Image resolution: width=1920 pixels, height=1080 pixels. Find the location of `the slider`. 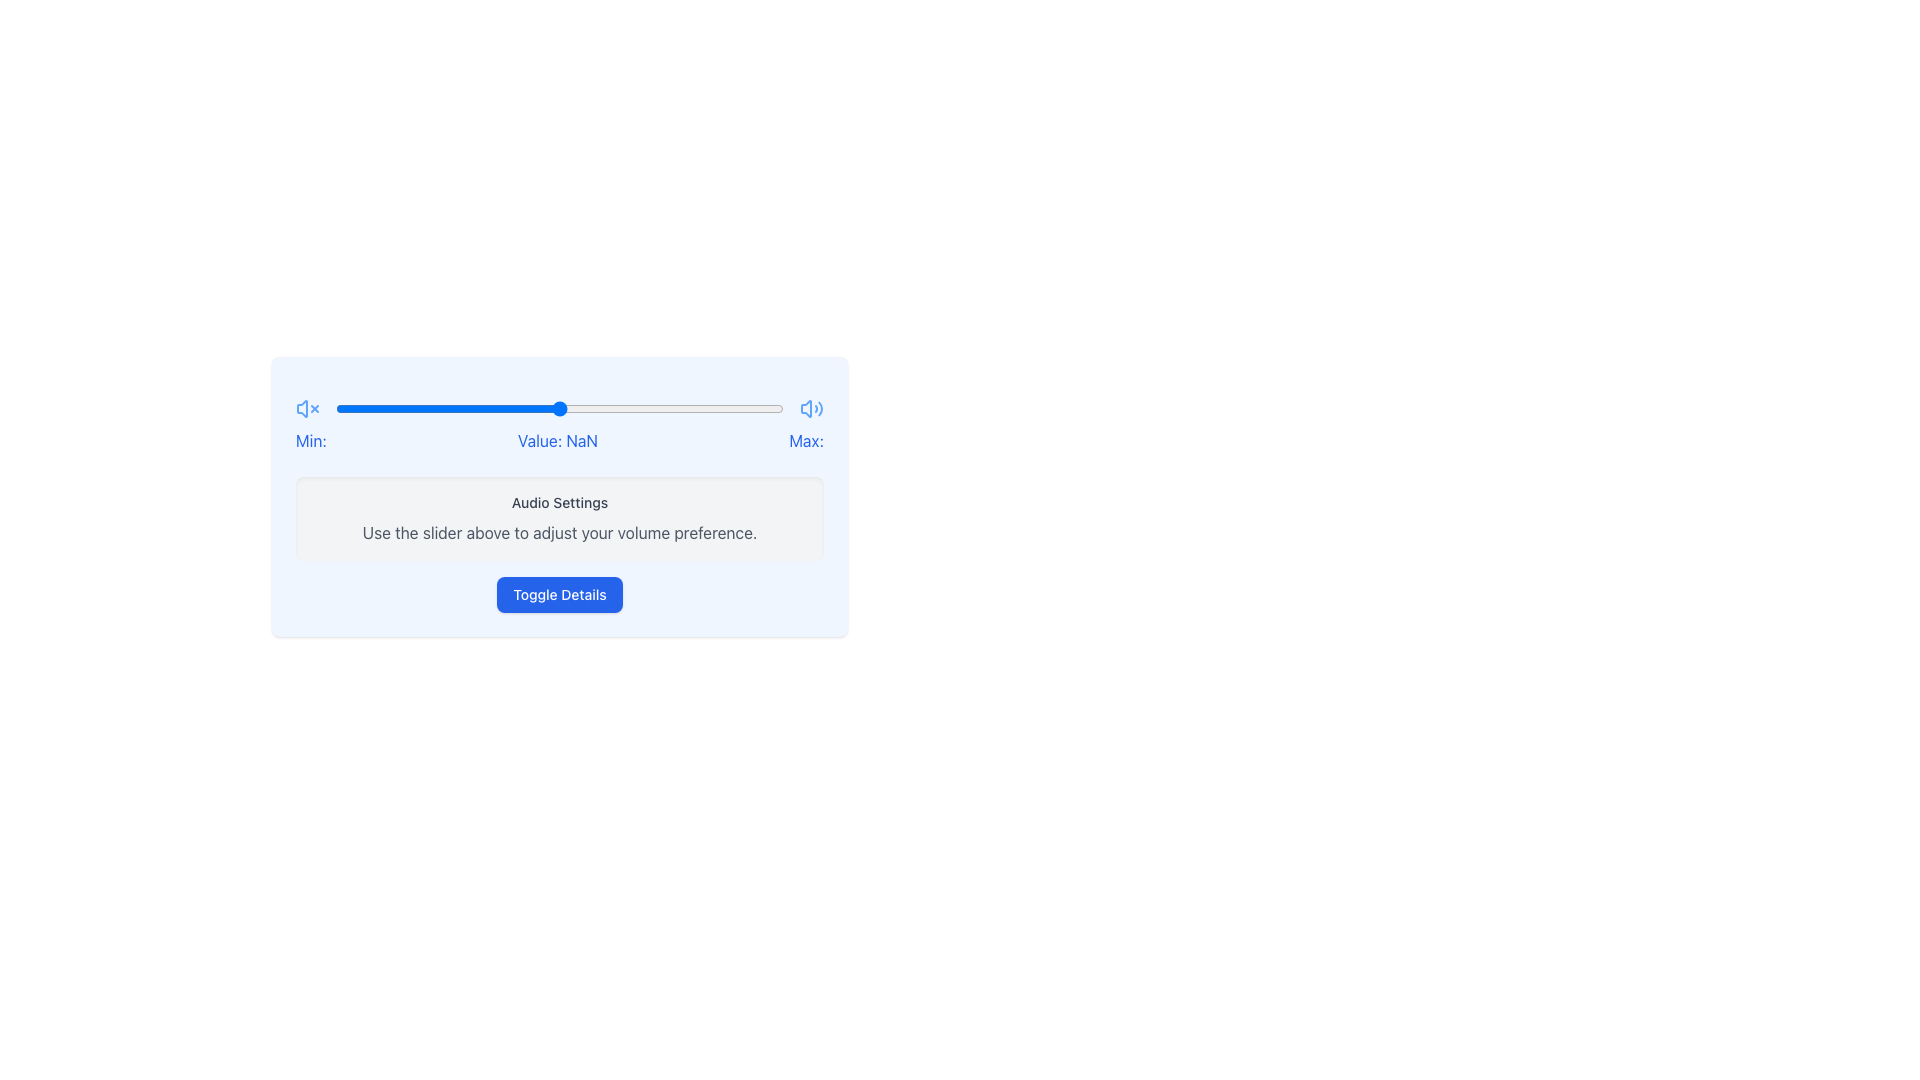

the slider is located at coordinates (542, 407).